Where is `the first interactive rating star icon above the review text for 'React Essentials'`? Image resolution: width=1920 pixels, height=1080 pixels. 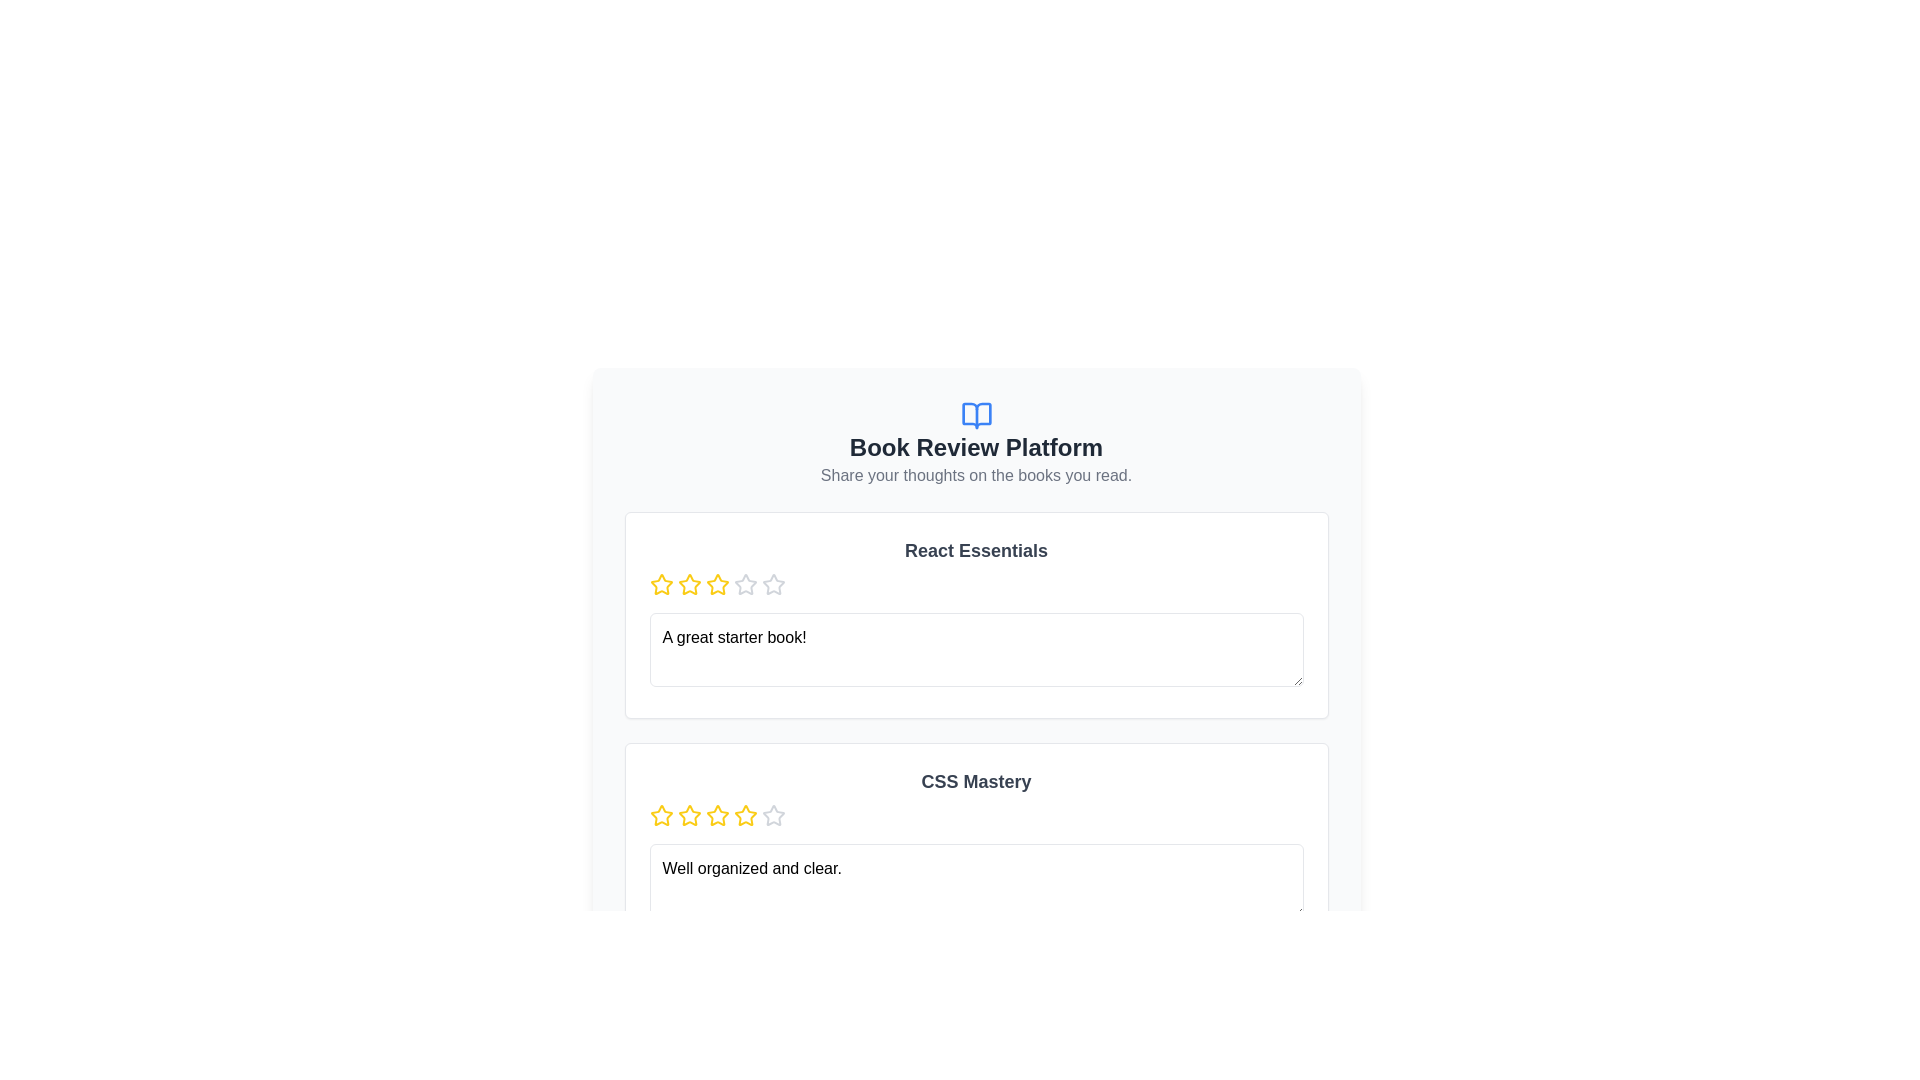
the first interactive rating star icon above the review text for 'React Essentials' is located at coordinates (661, 585).